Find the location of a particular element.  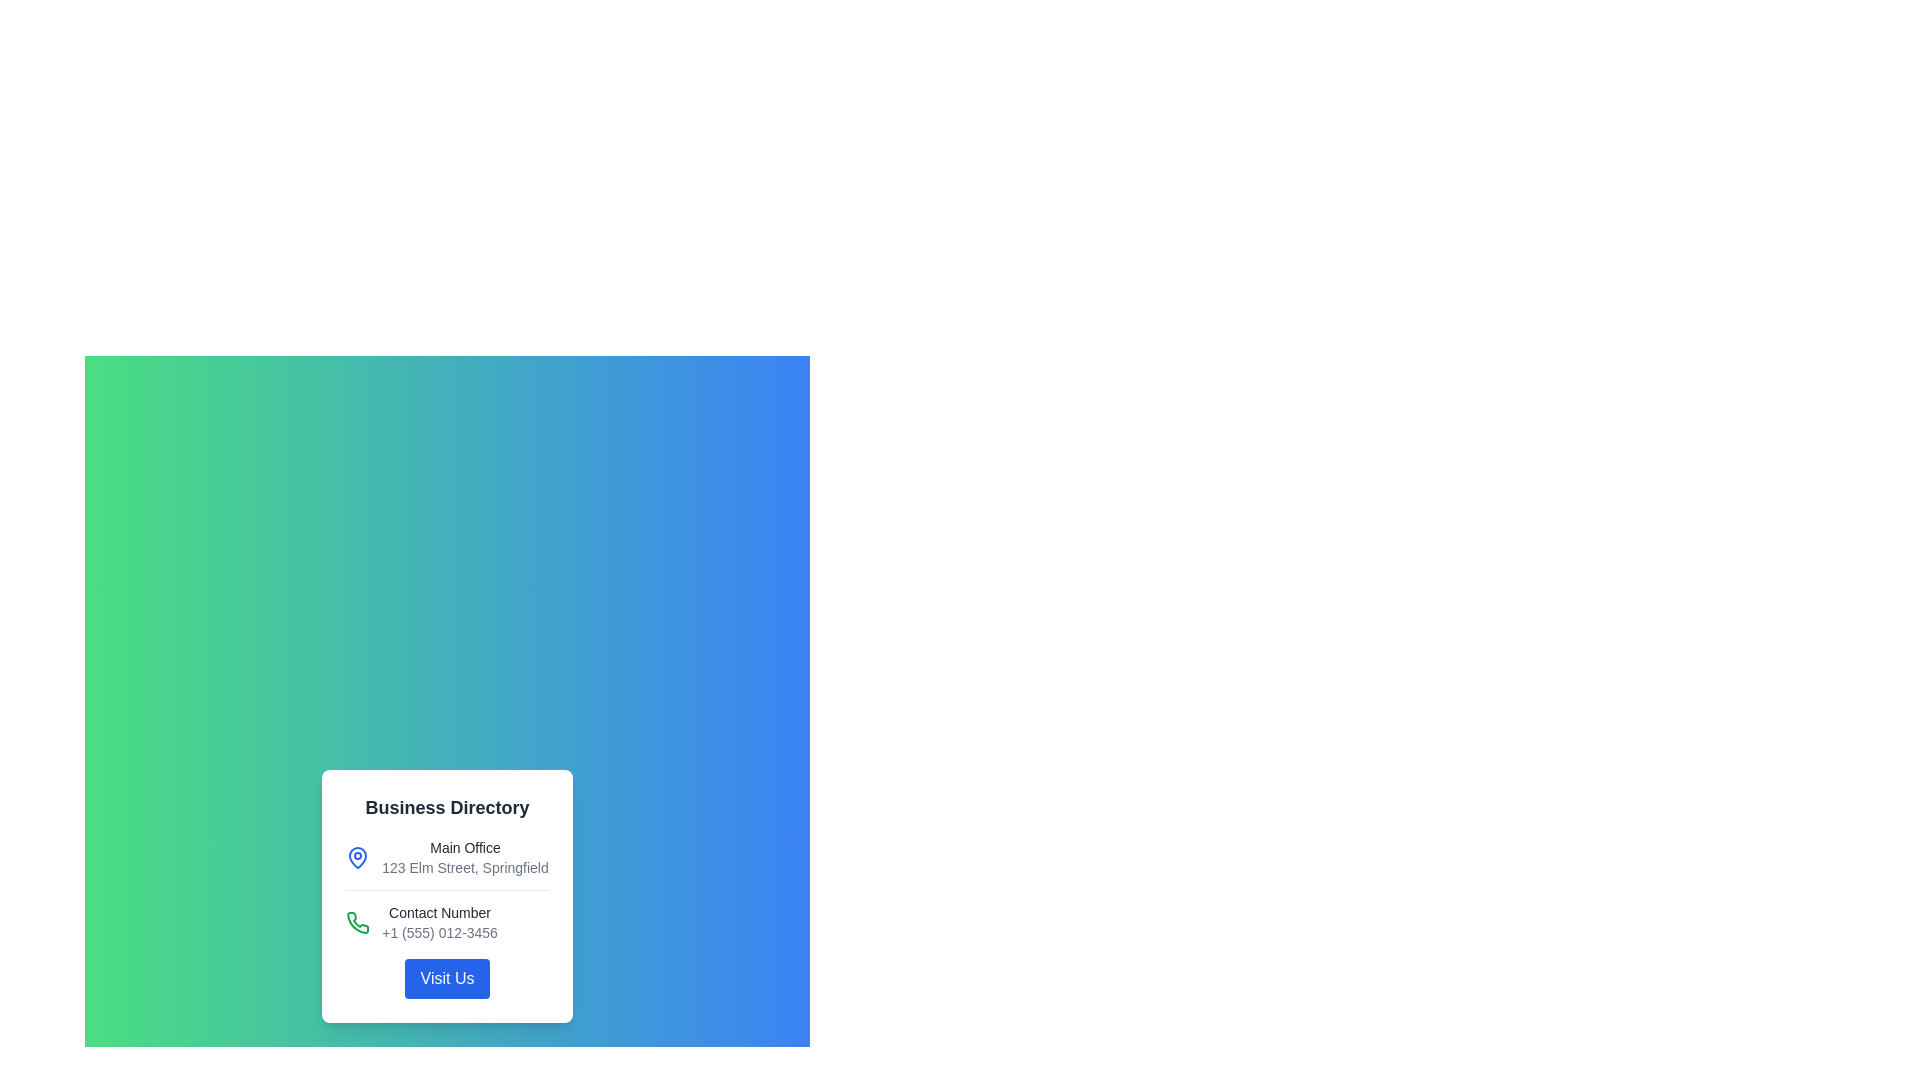

the Text Display element that shows the contact number for the business featured in the directory, located near the lower-middle section of the card under the 'Business Directory' heading is located at coordinates (439, 922).